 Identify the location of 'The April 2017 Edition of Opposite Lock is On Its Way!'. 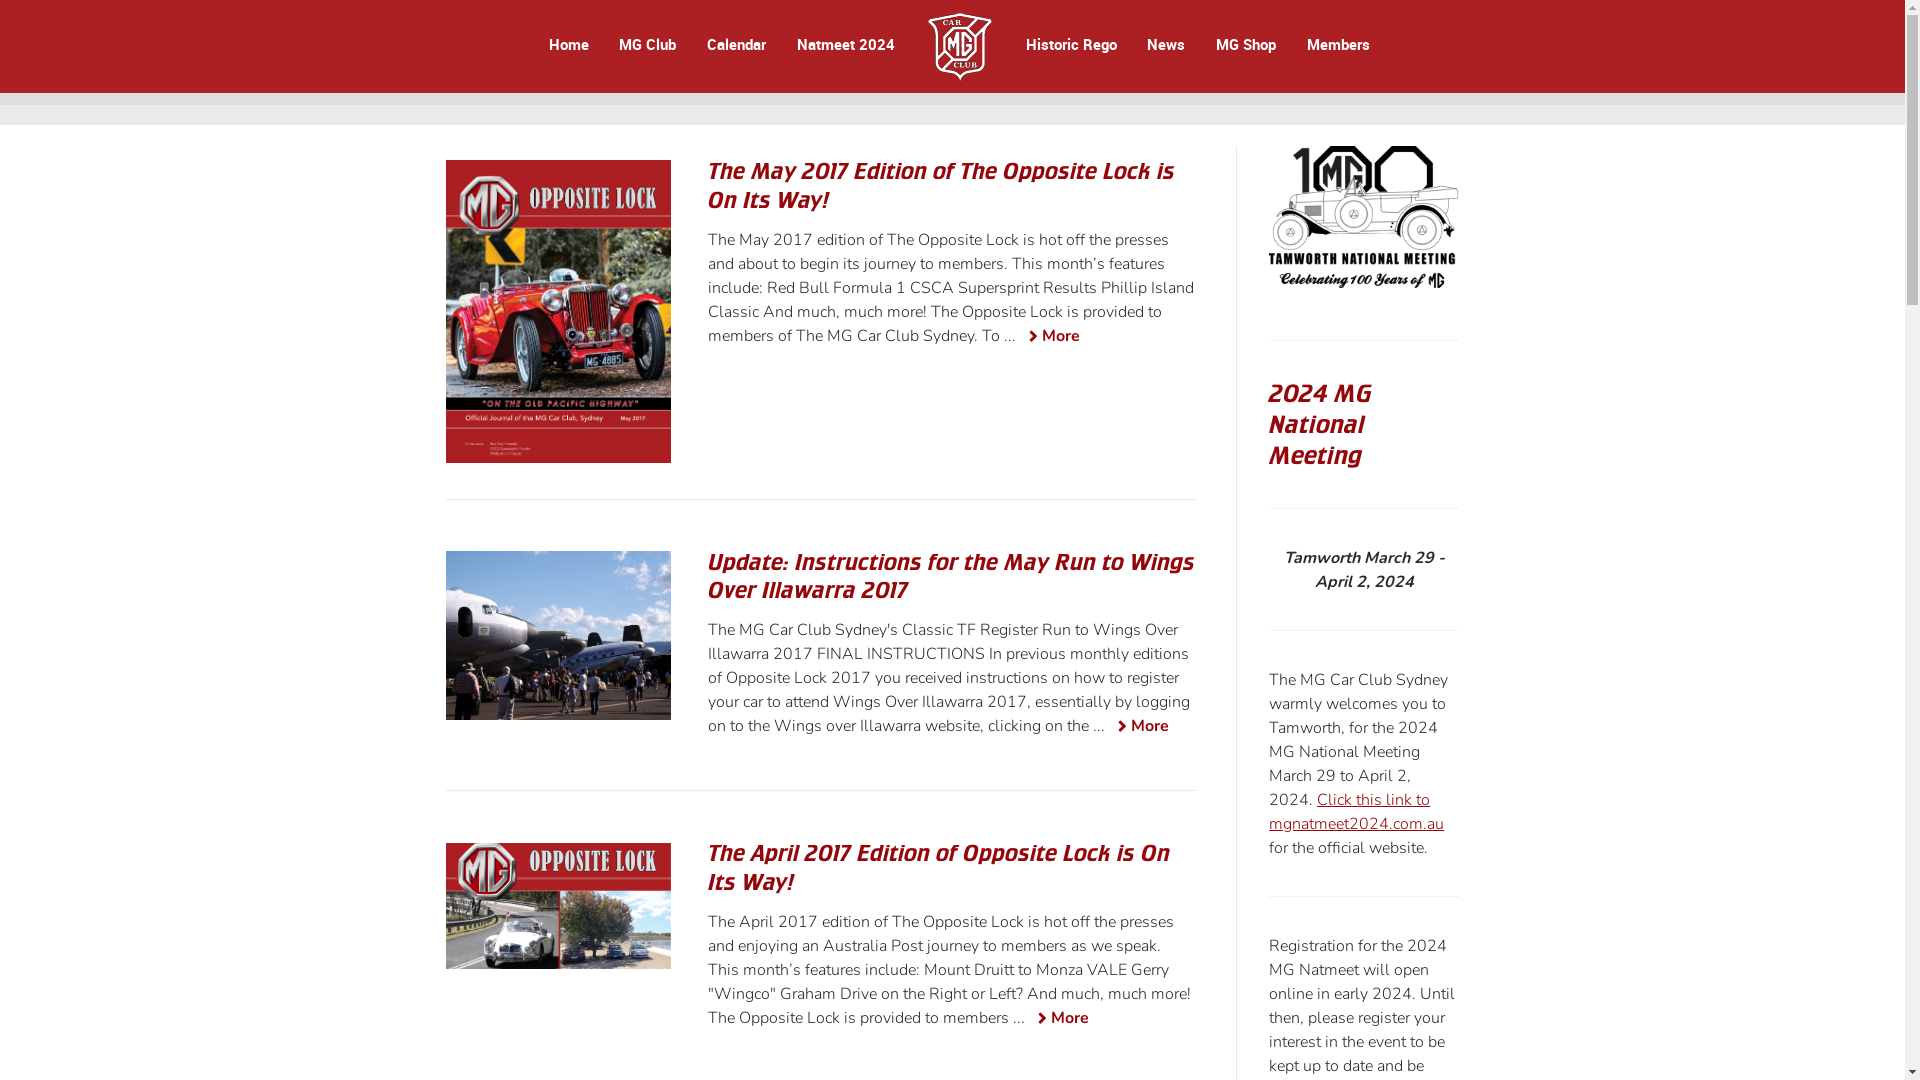
(938, 866).